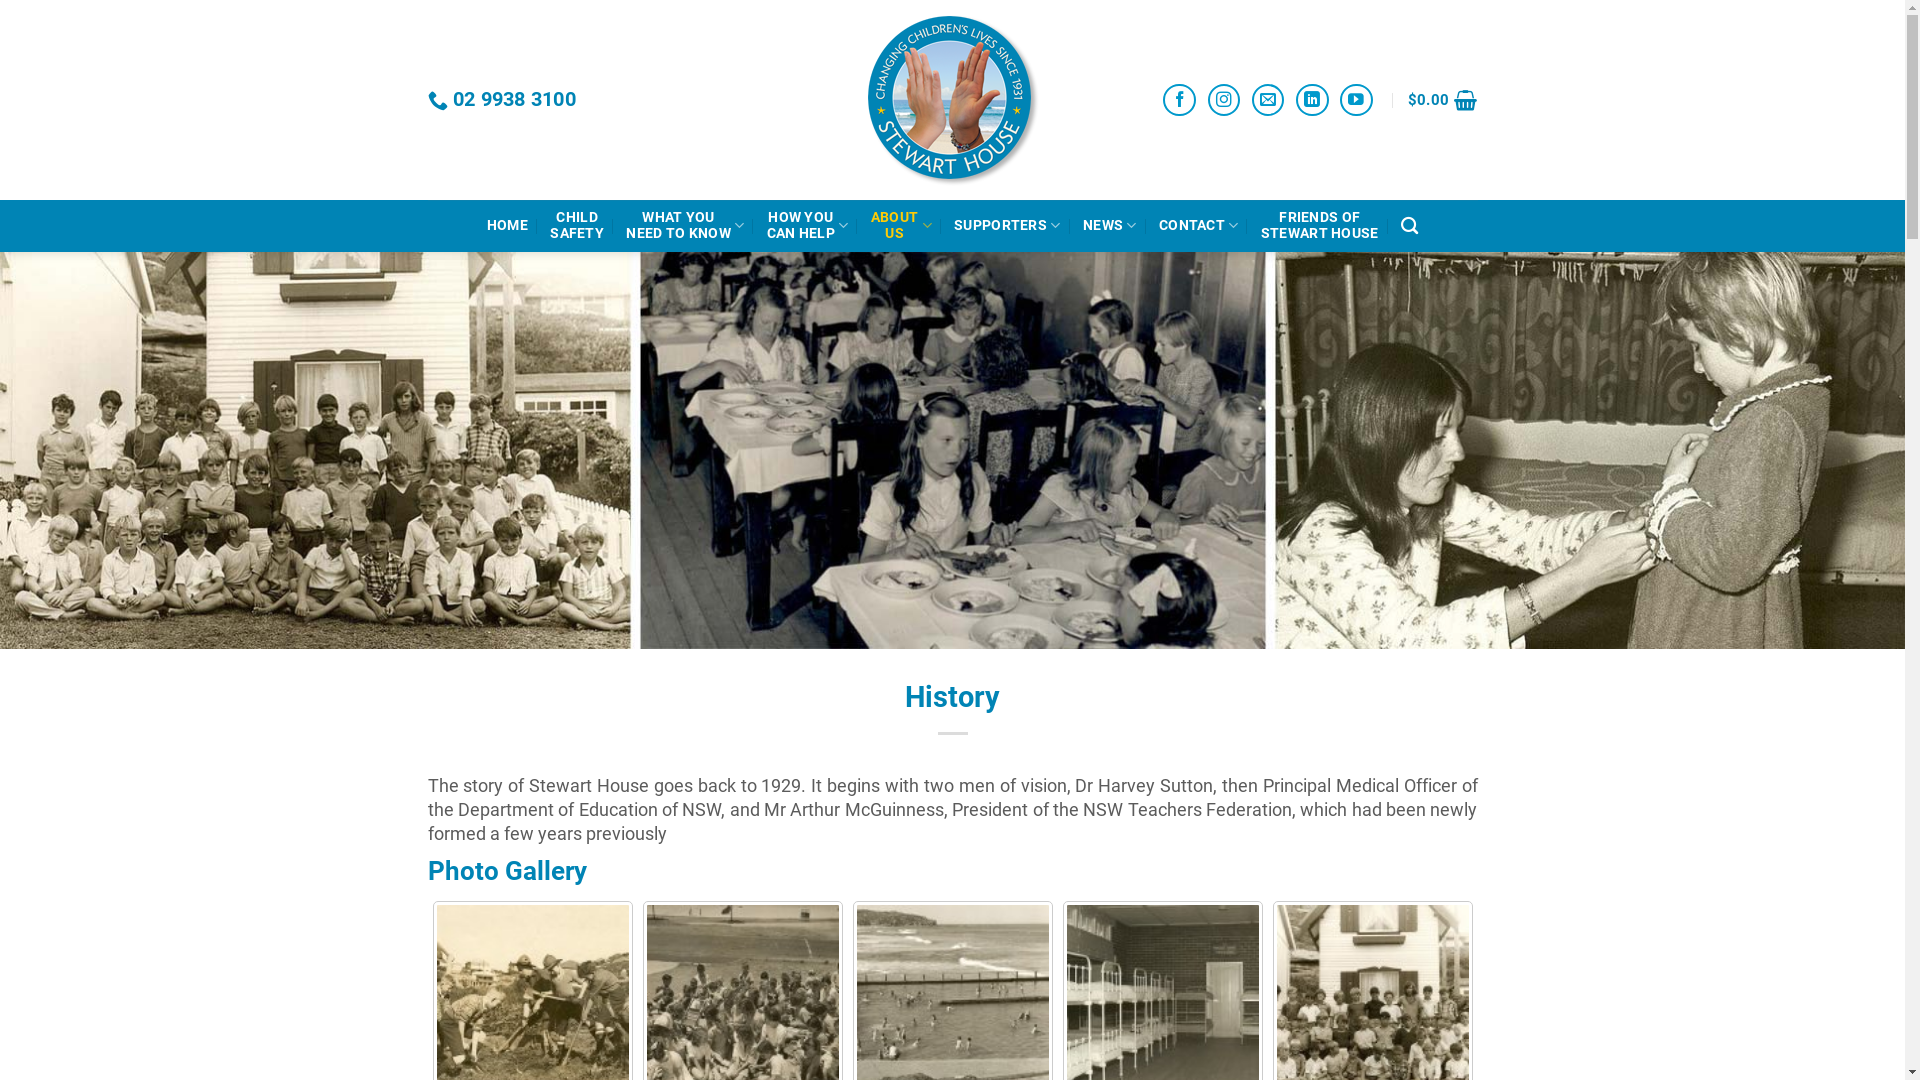  What do you see at coordinates (507, 225) in the screenshot?
I see `'HOME'` at bounding box center [507, 225].